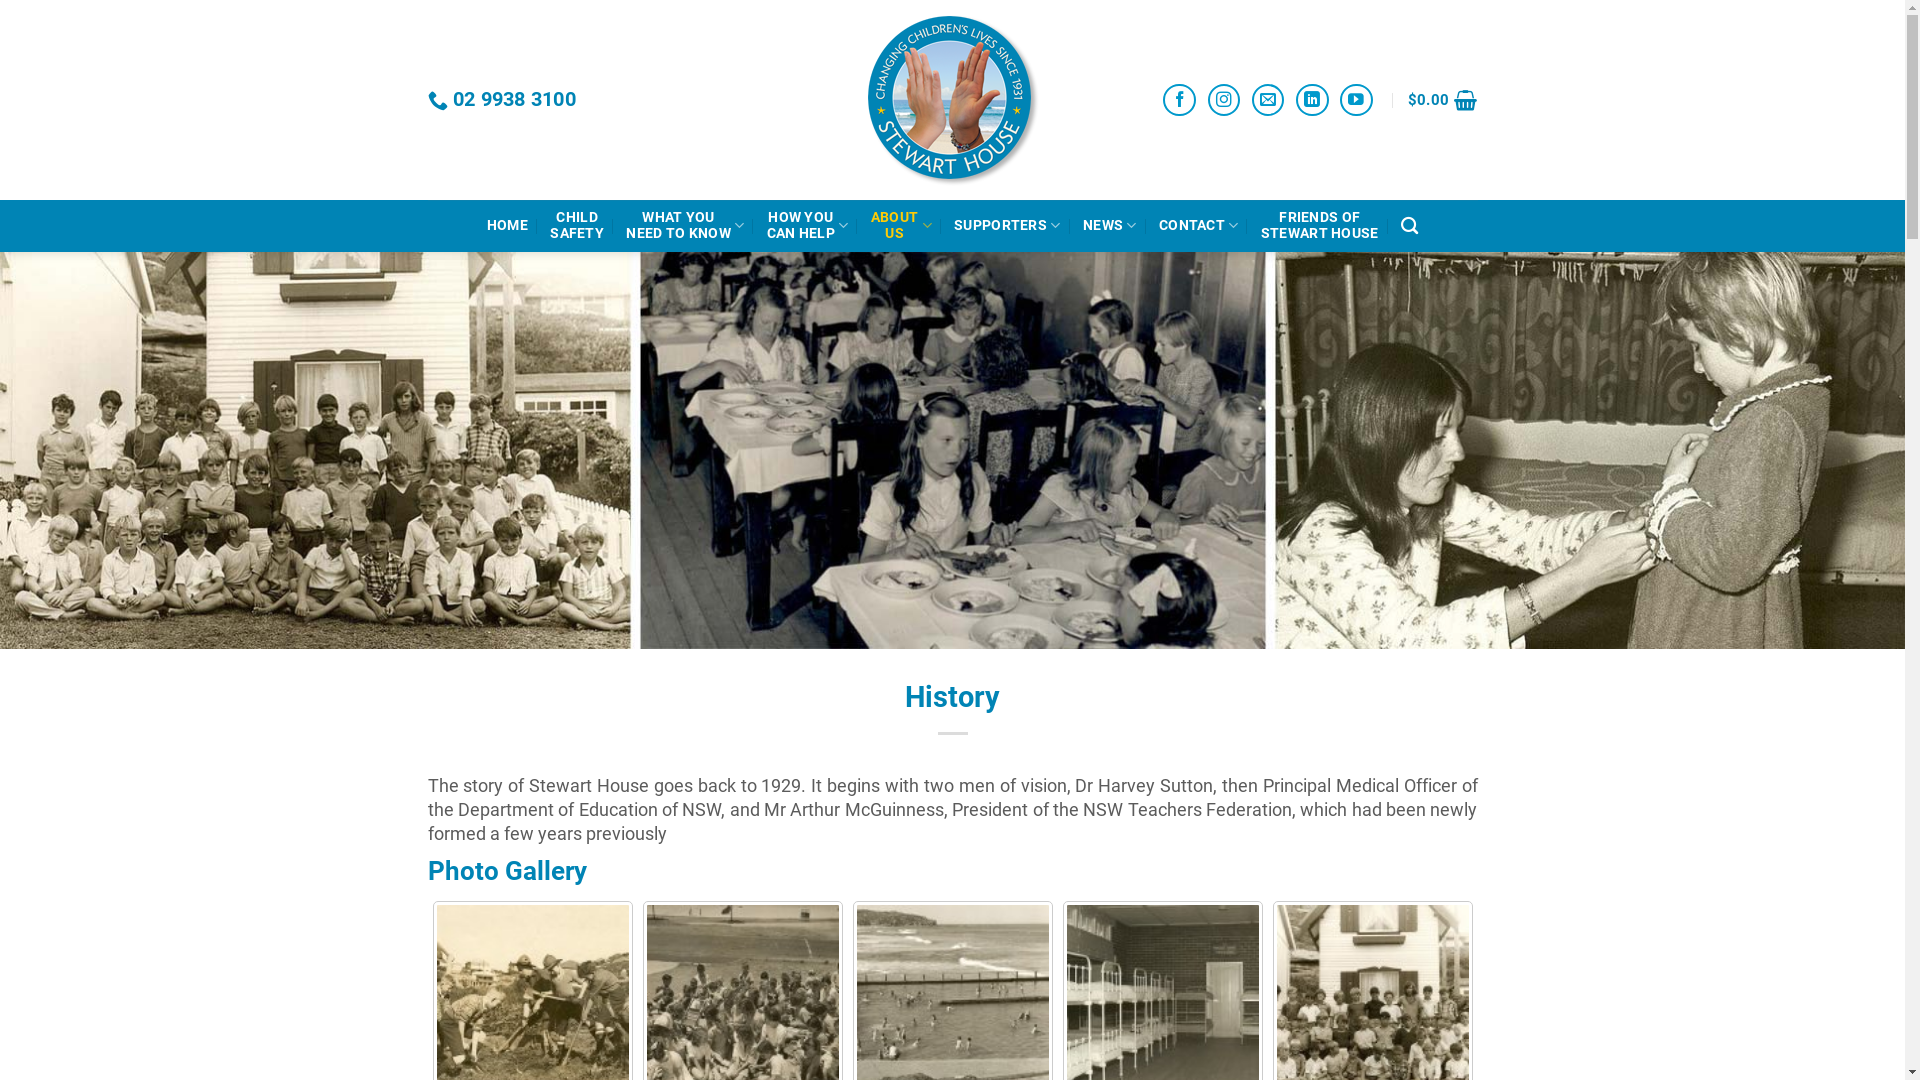  What do you see at coordinates (507, 225) in the screenshot?
I see `'HOME'` at bounding box center [507, 225].